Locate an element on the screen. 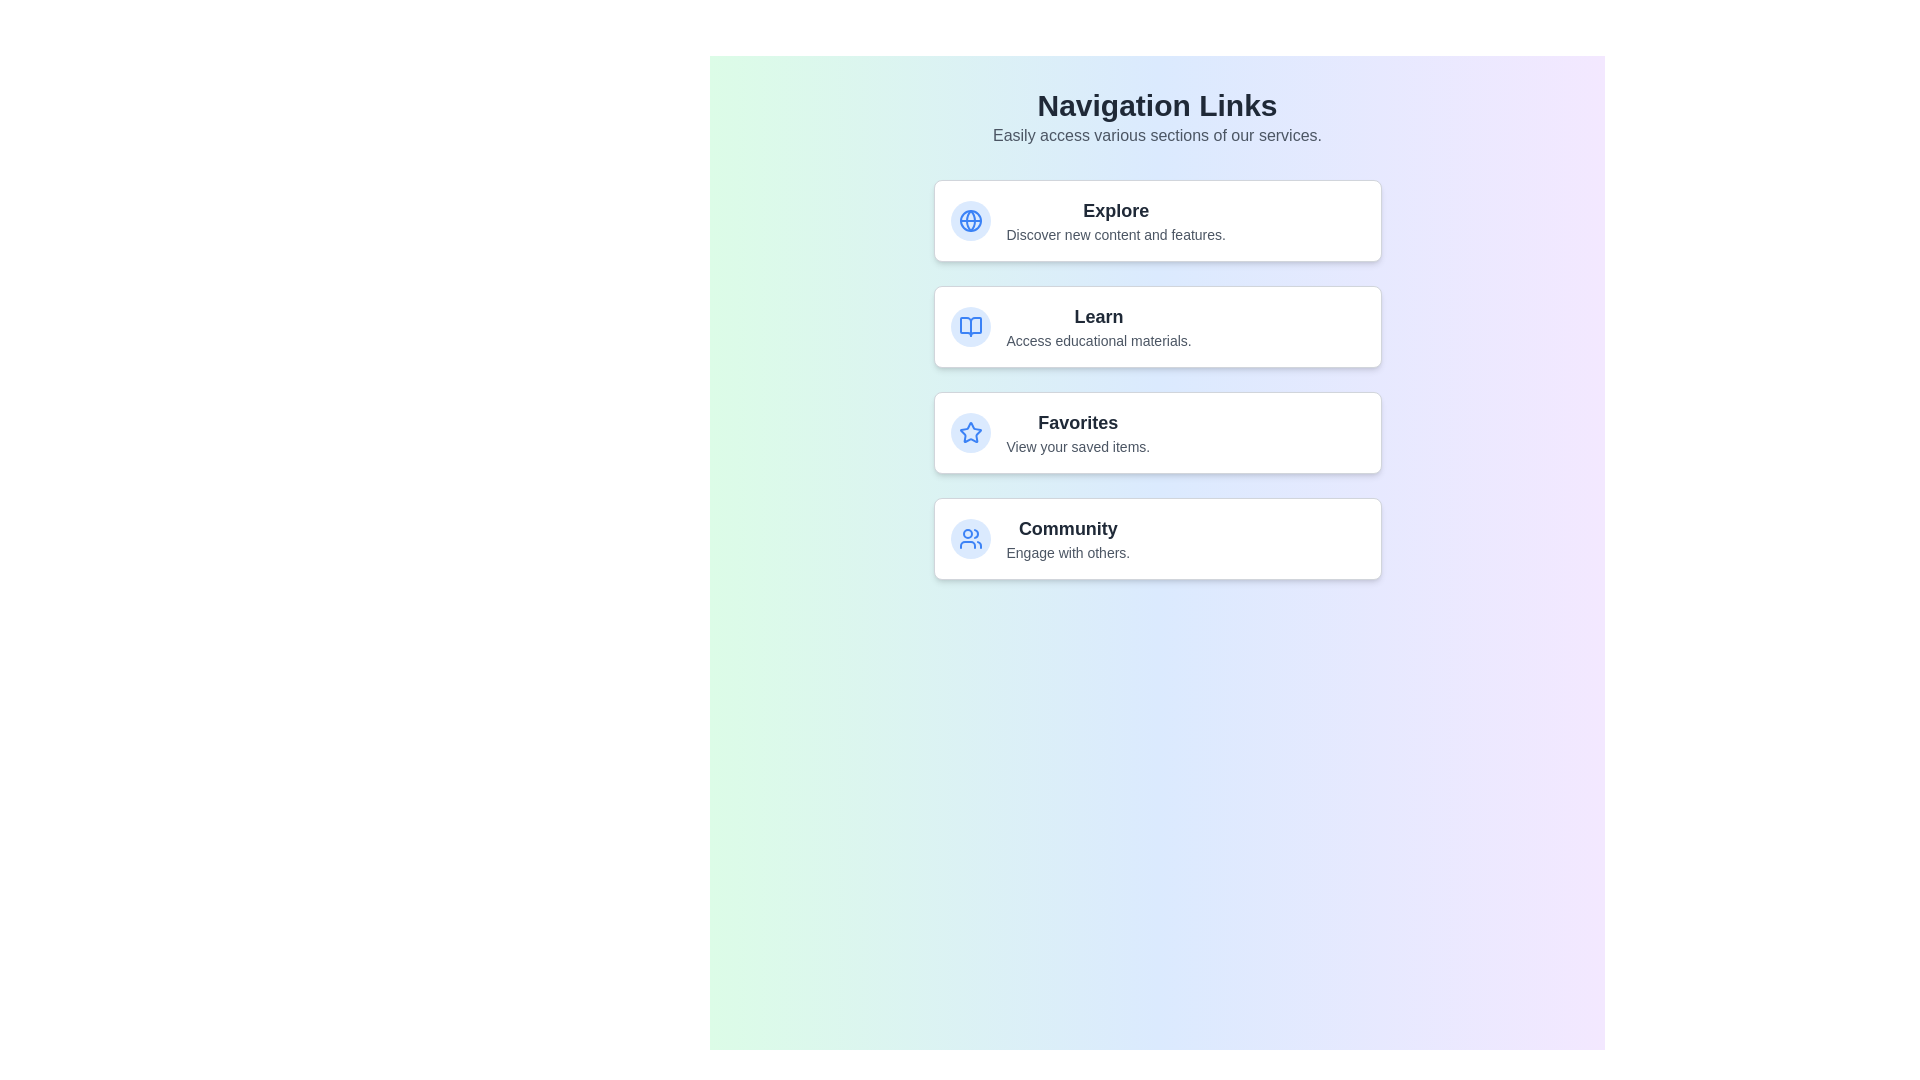 This screenshot has width=1920, height=1080. the text label displaying 'Access educational materials.' located below the 'Learn' header in the vertical navigation interface is located at coordinates (1098, 339).